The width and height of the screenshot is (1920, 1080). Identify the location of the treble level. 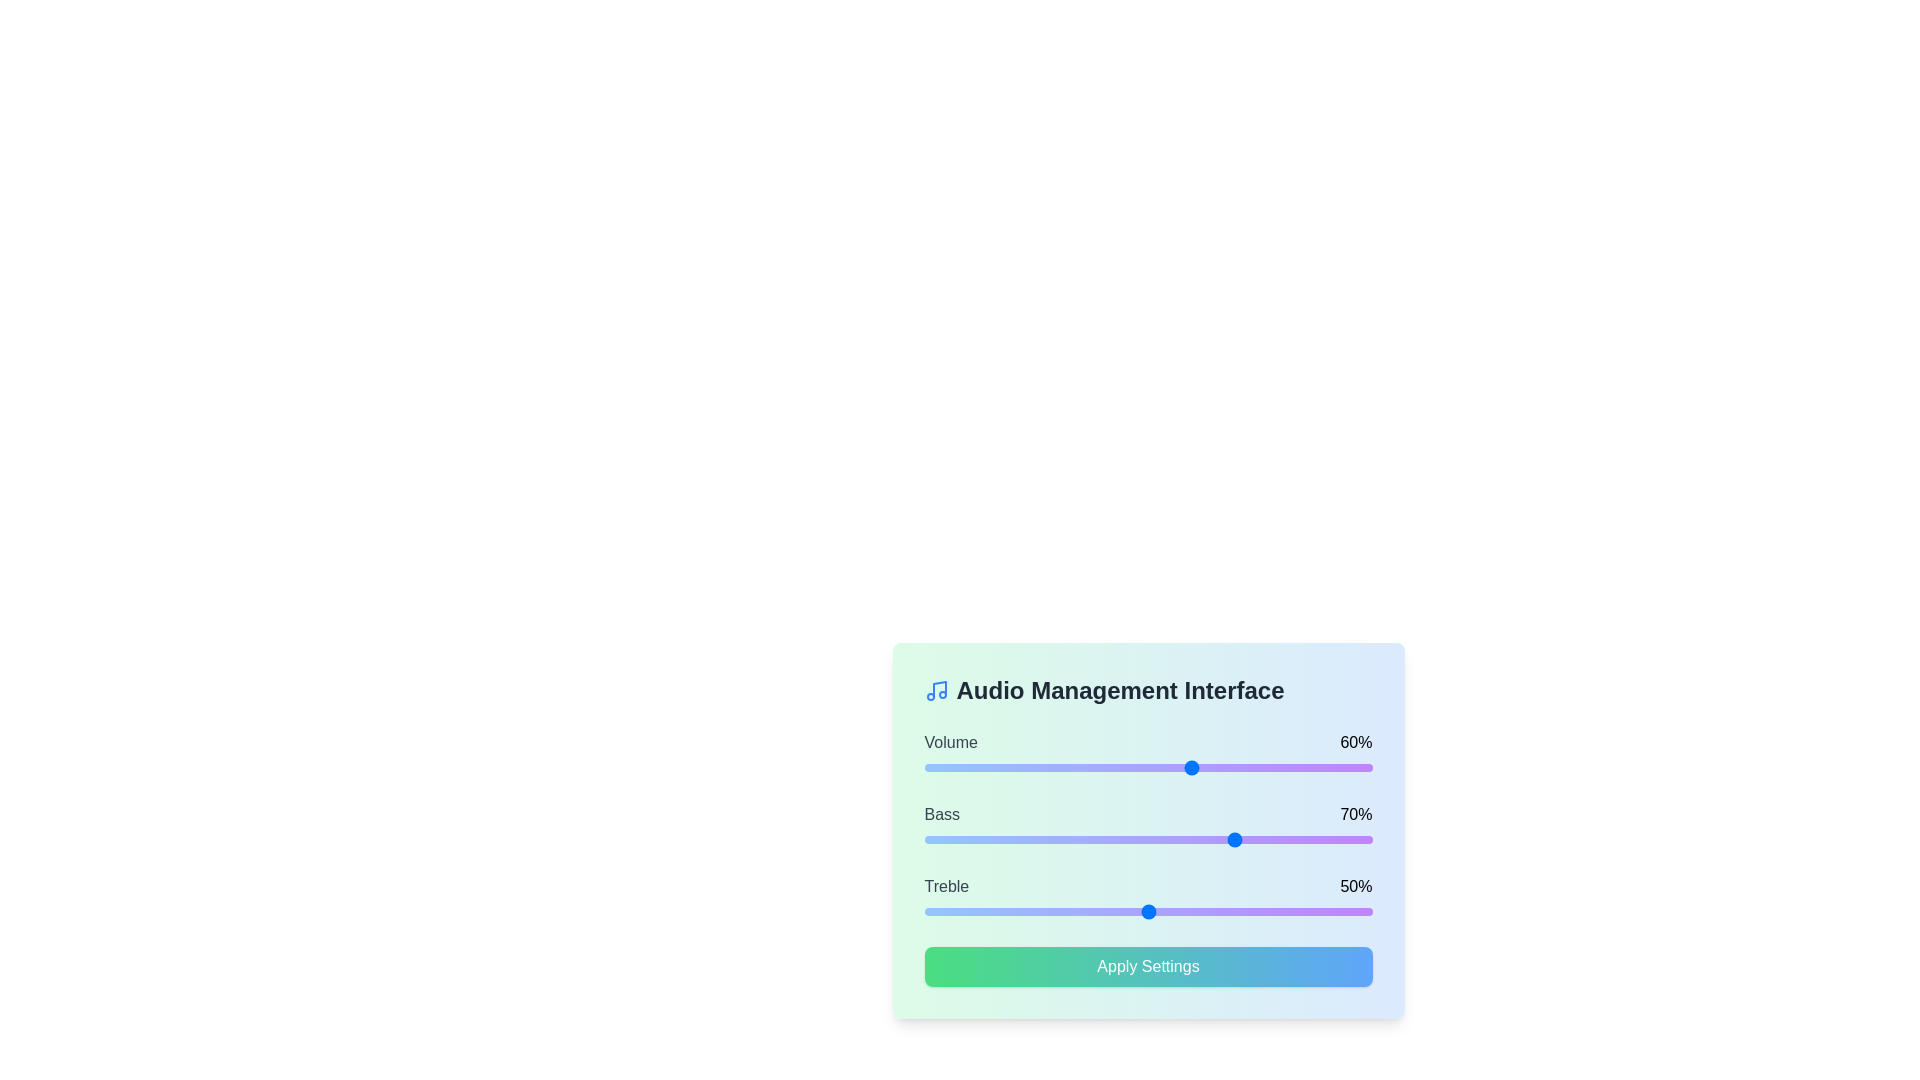
(1246, 911).